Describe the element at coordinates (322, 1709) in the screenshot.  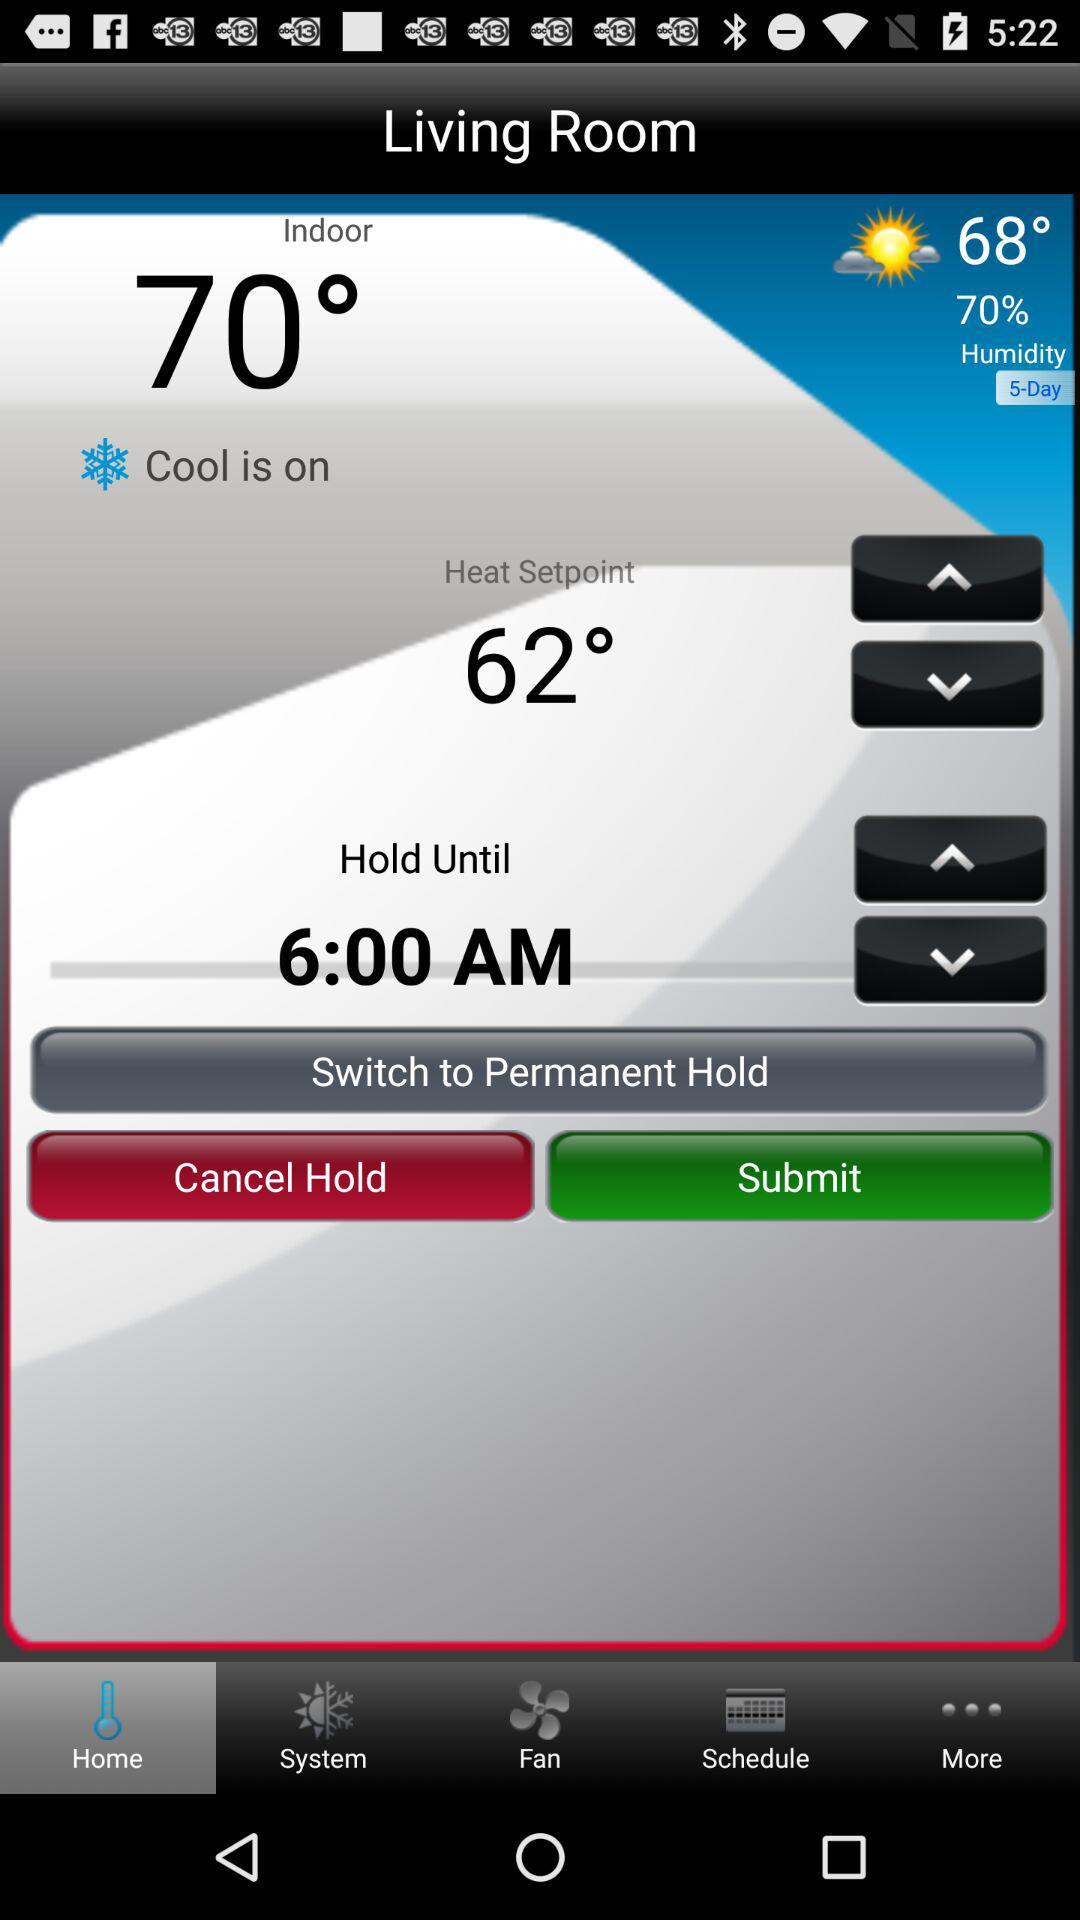
I see `the icon which is just above the system` at that location.